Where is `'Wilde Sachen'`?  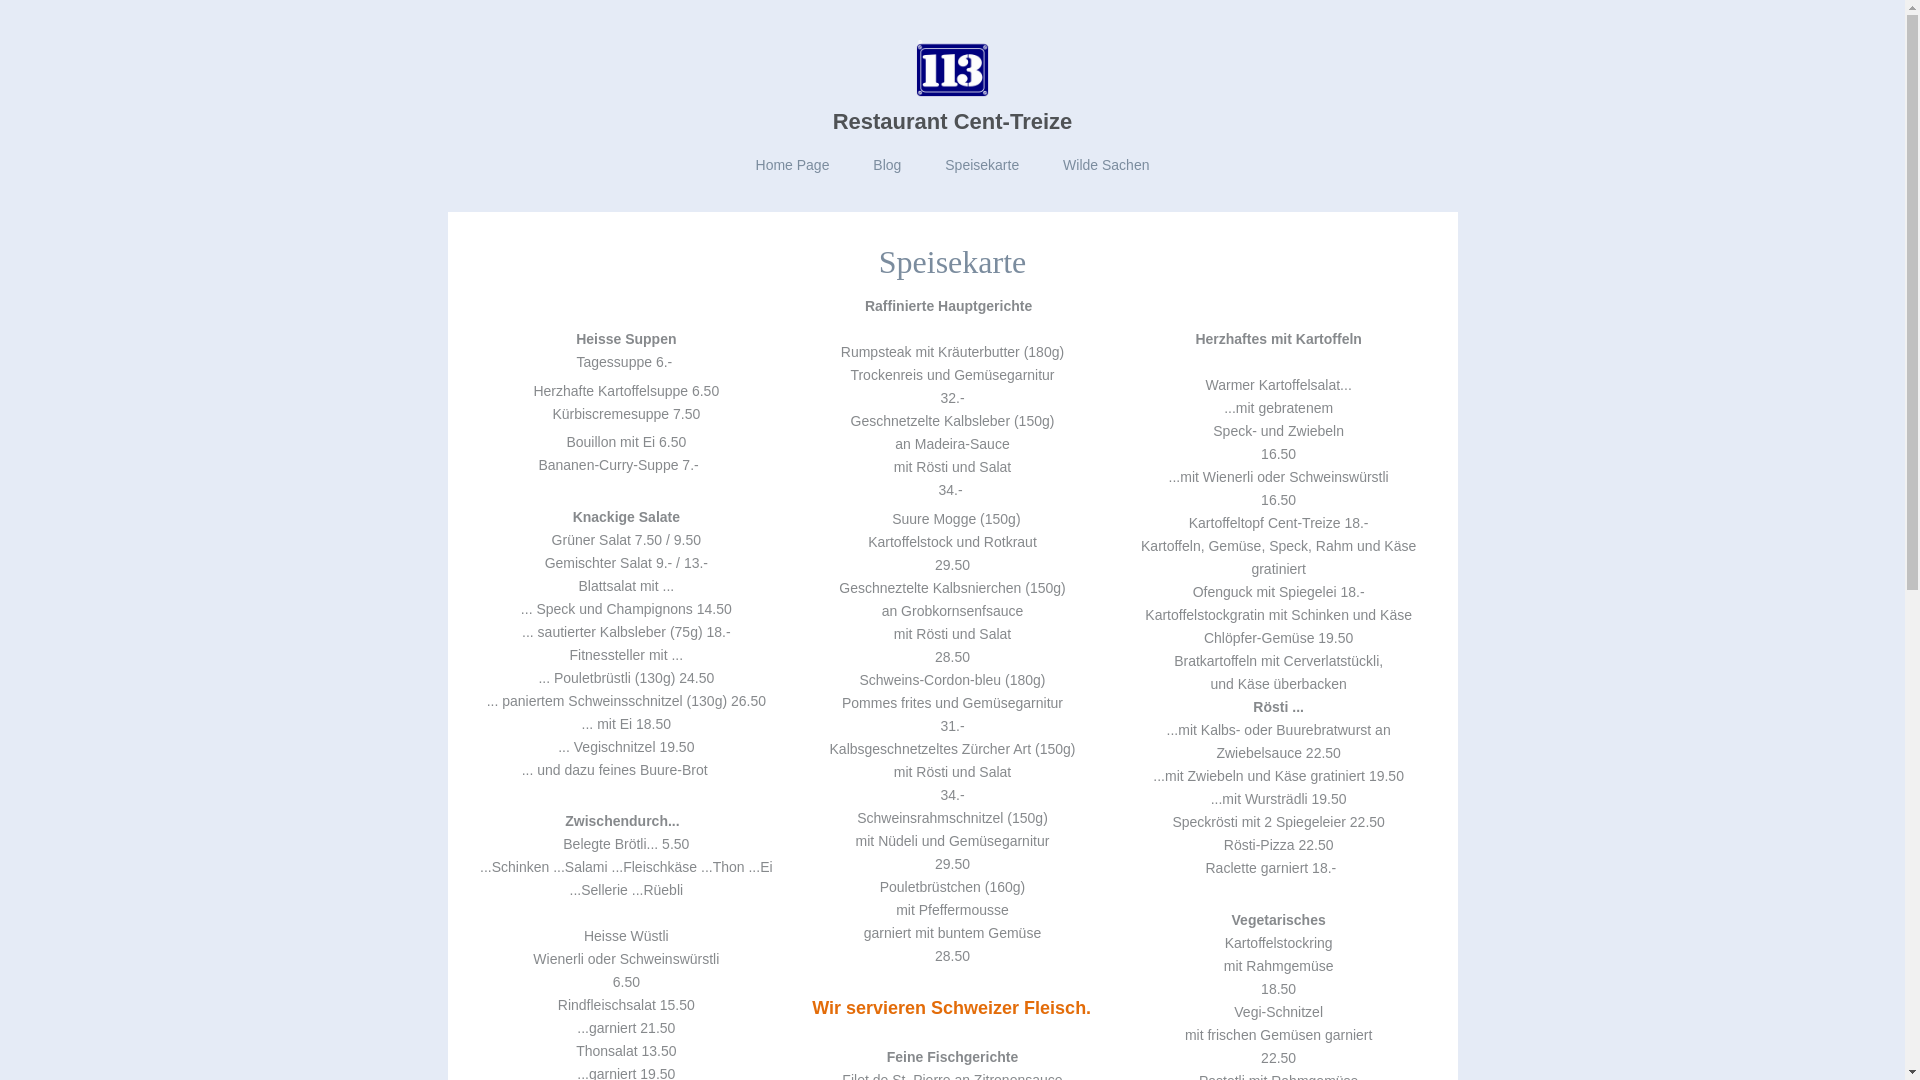 'Wilde Sachen' is located at coordinates (1104, 164).